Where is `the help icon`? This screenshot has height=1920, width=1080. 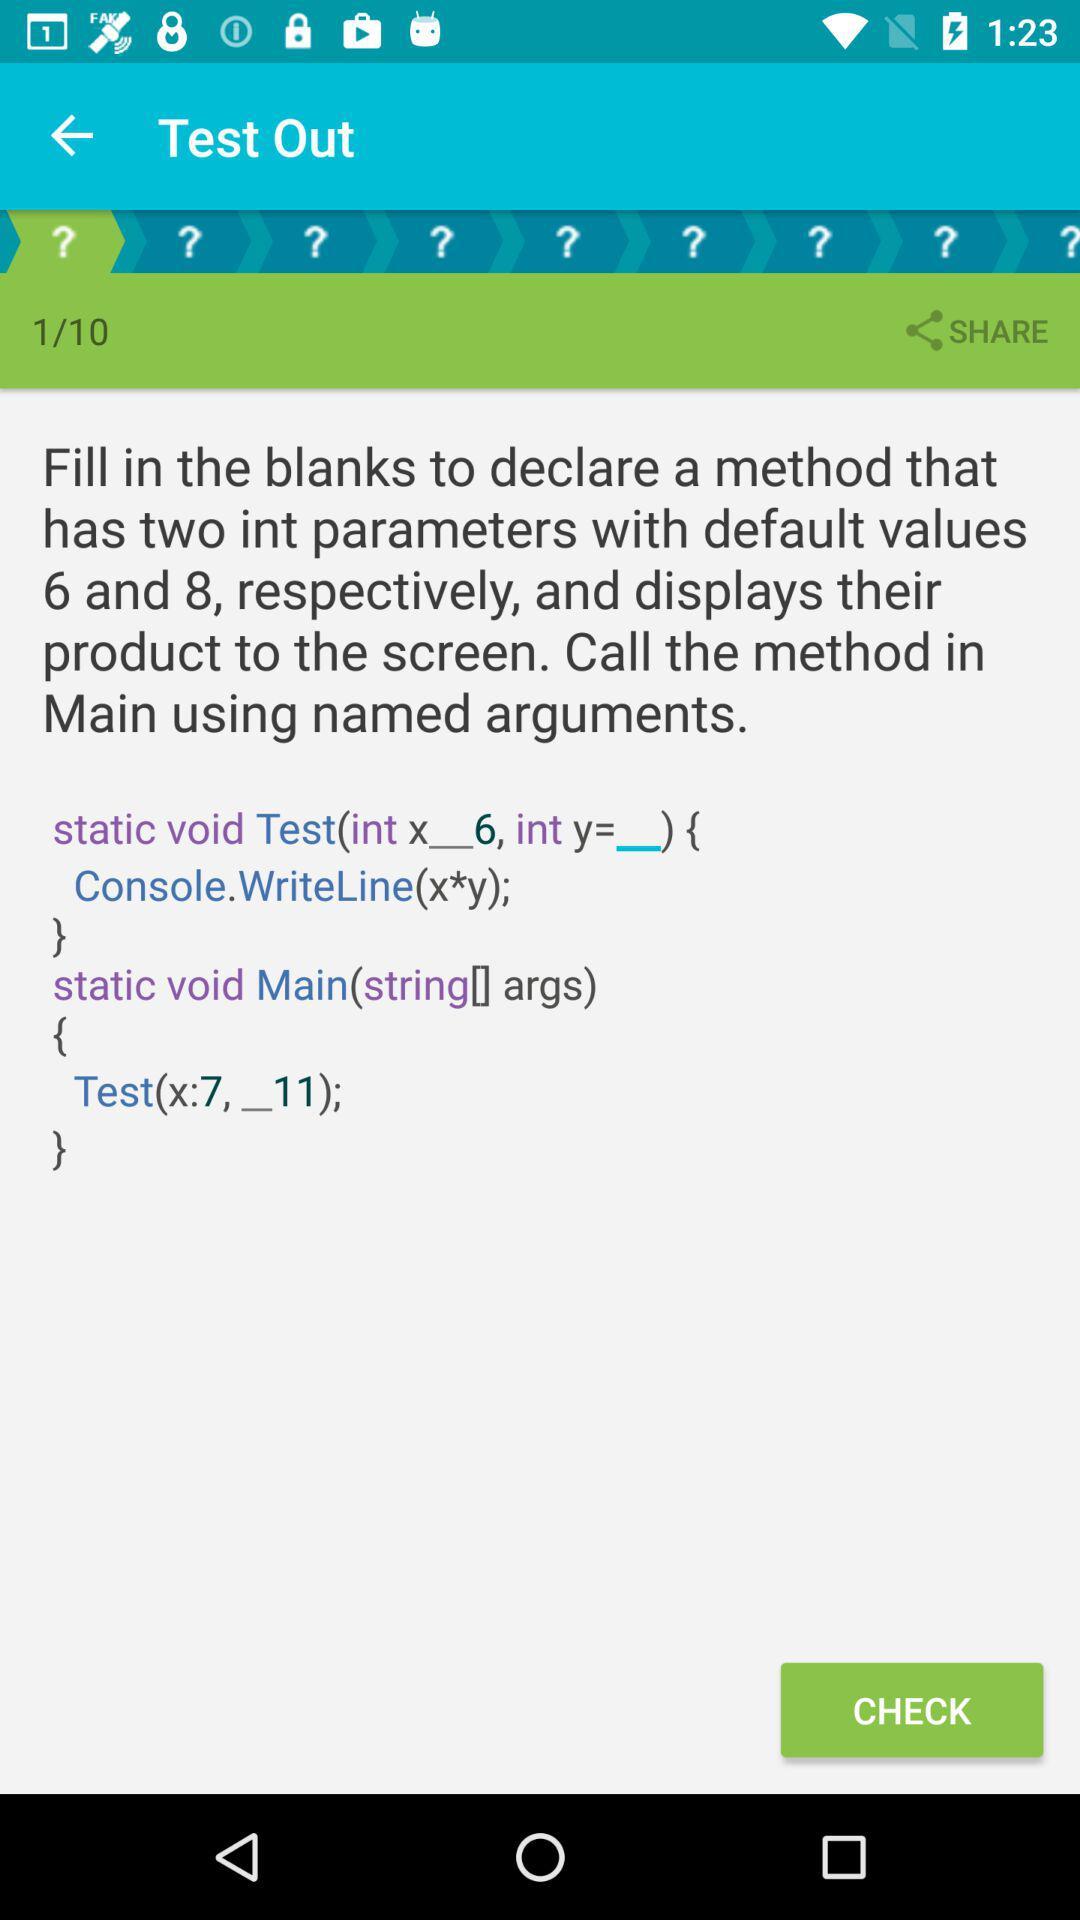
the help icon is located at coordinates (567, 240).